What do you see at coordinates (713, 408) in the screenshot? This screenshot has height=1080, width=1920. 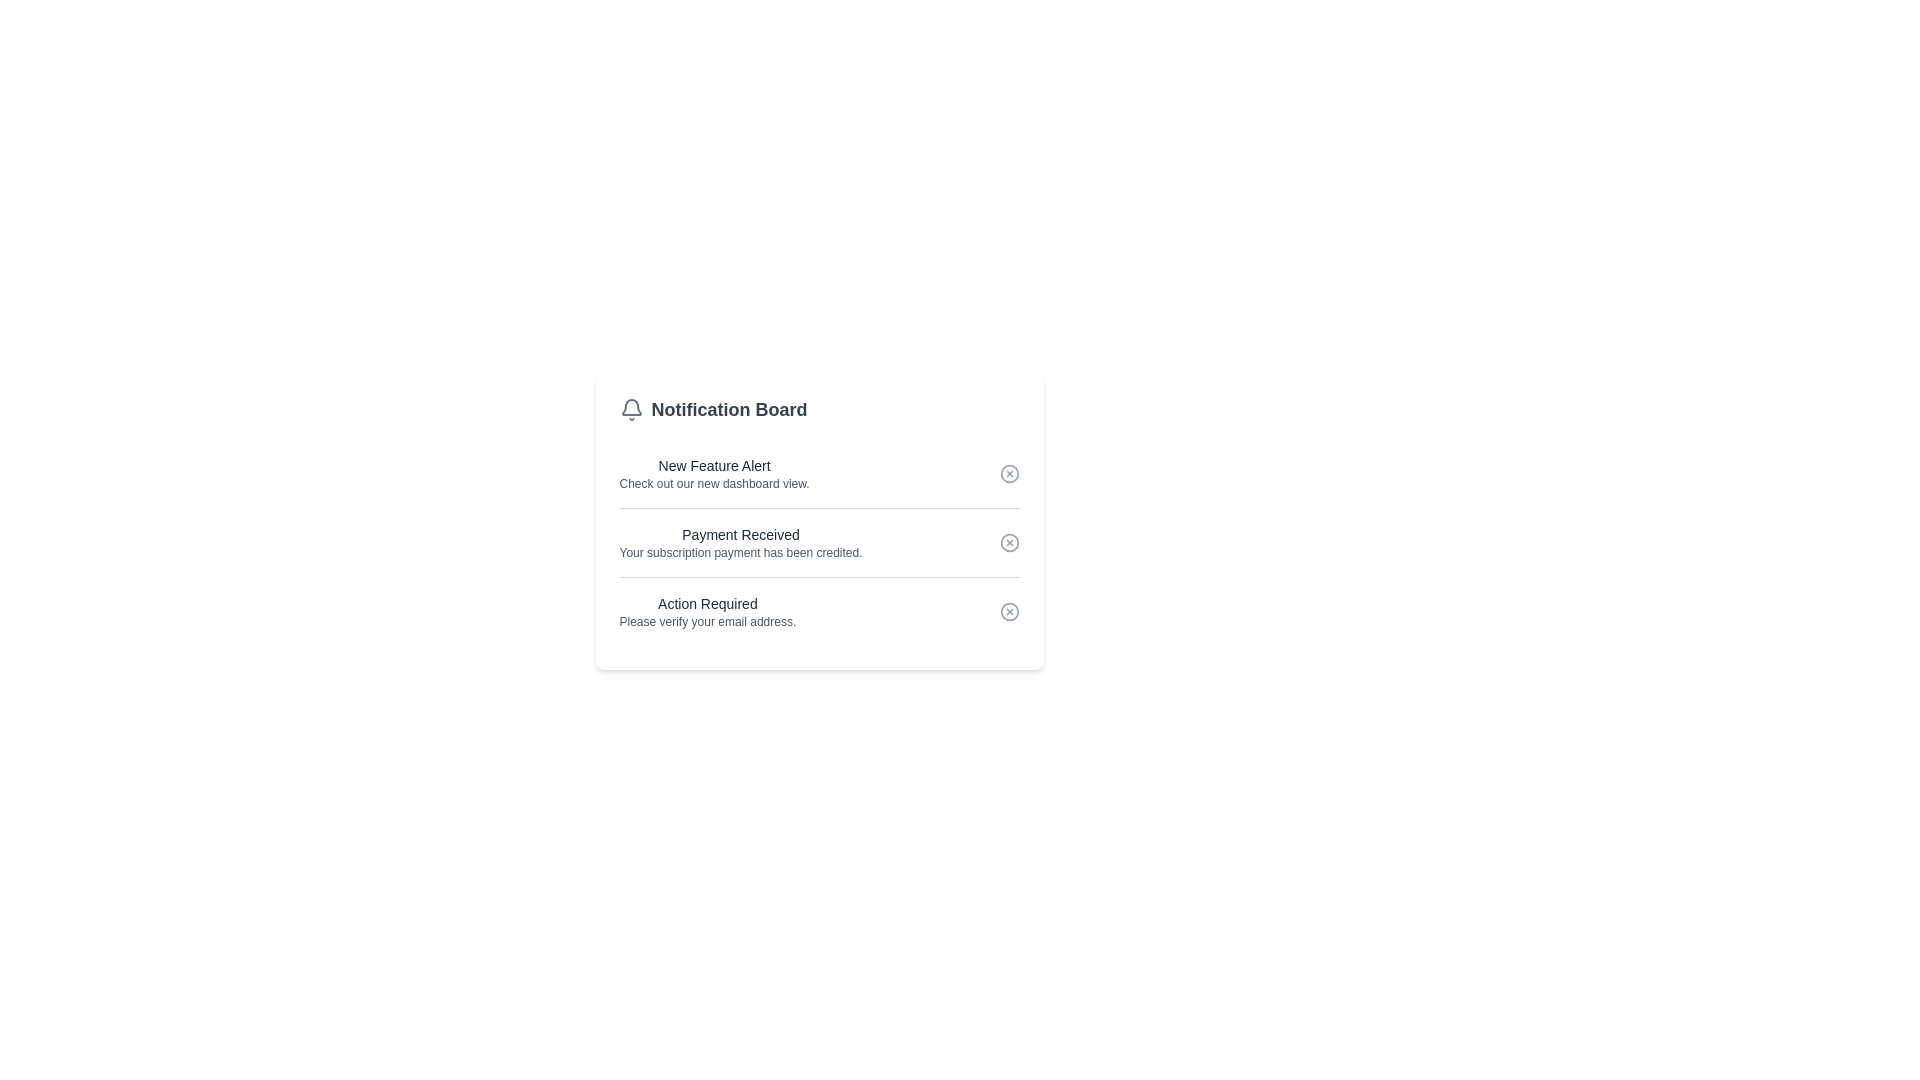 I see `the 'Notification Board' header text, which includes an icon resembling a bell followed by the text in bold and larger font style, located at the top left corner of a card-like layout` at bounding box center [713, 408].